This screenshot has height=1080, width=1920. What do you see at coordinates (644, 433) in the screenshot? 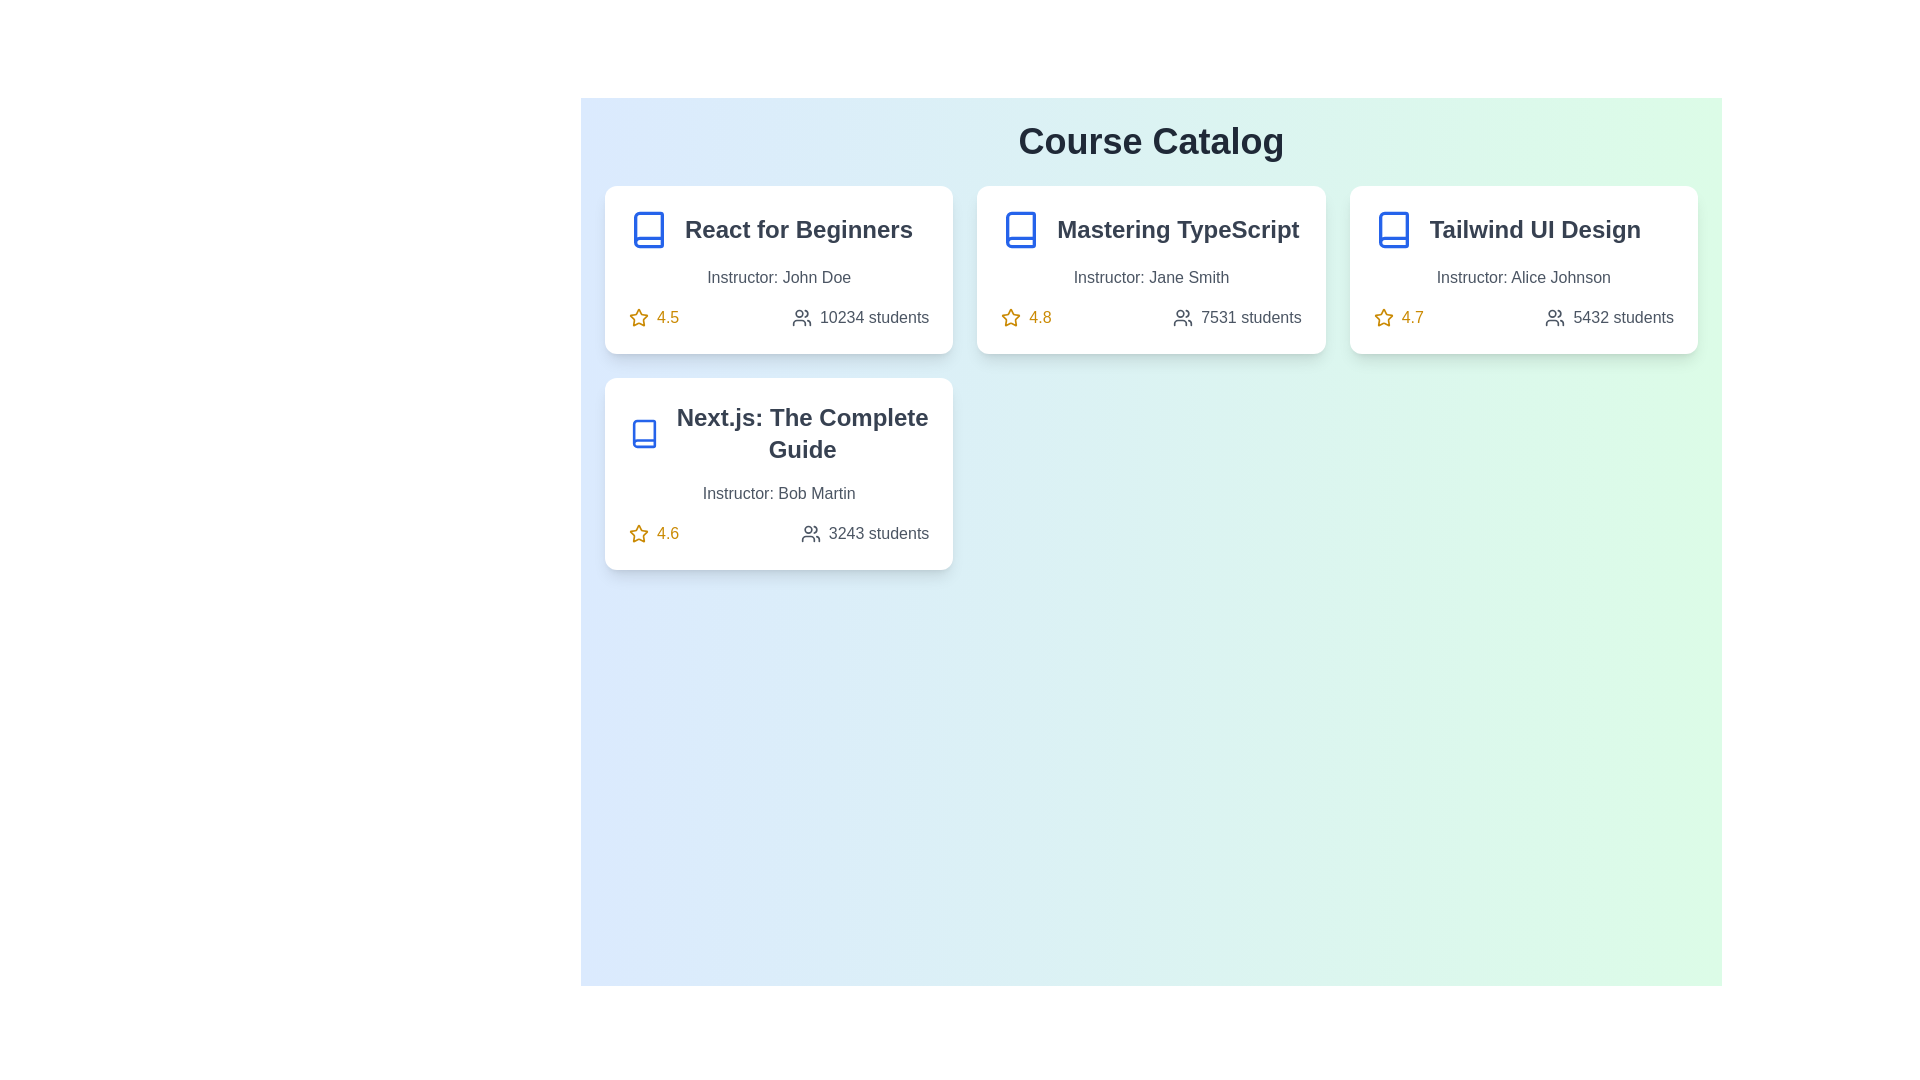
I see `the book icon with a blue outline located at the top left of the course card for 'Next.js: The Complete Guide'` at bounding box center [644, 433].